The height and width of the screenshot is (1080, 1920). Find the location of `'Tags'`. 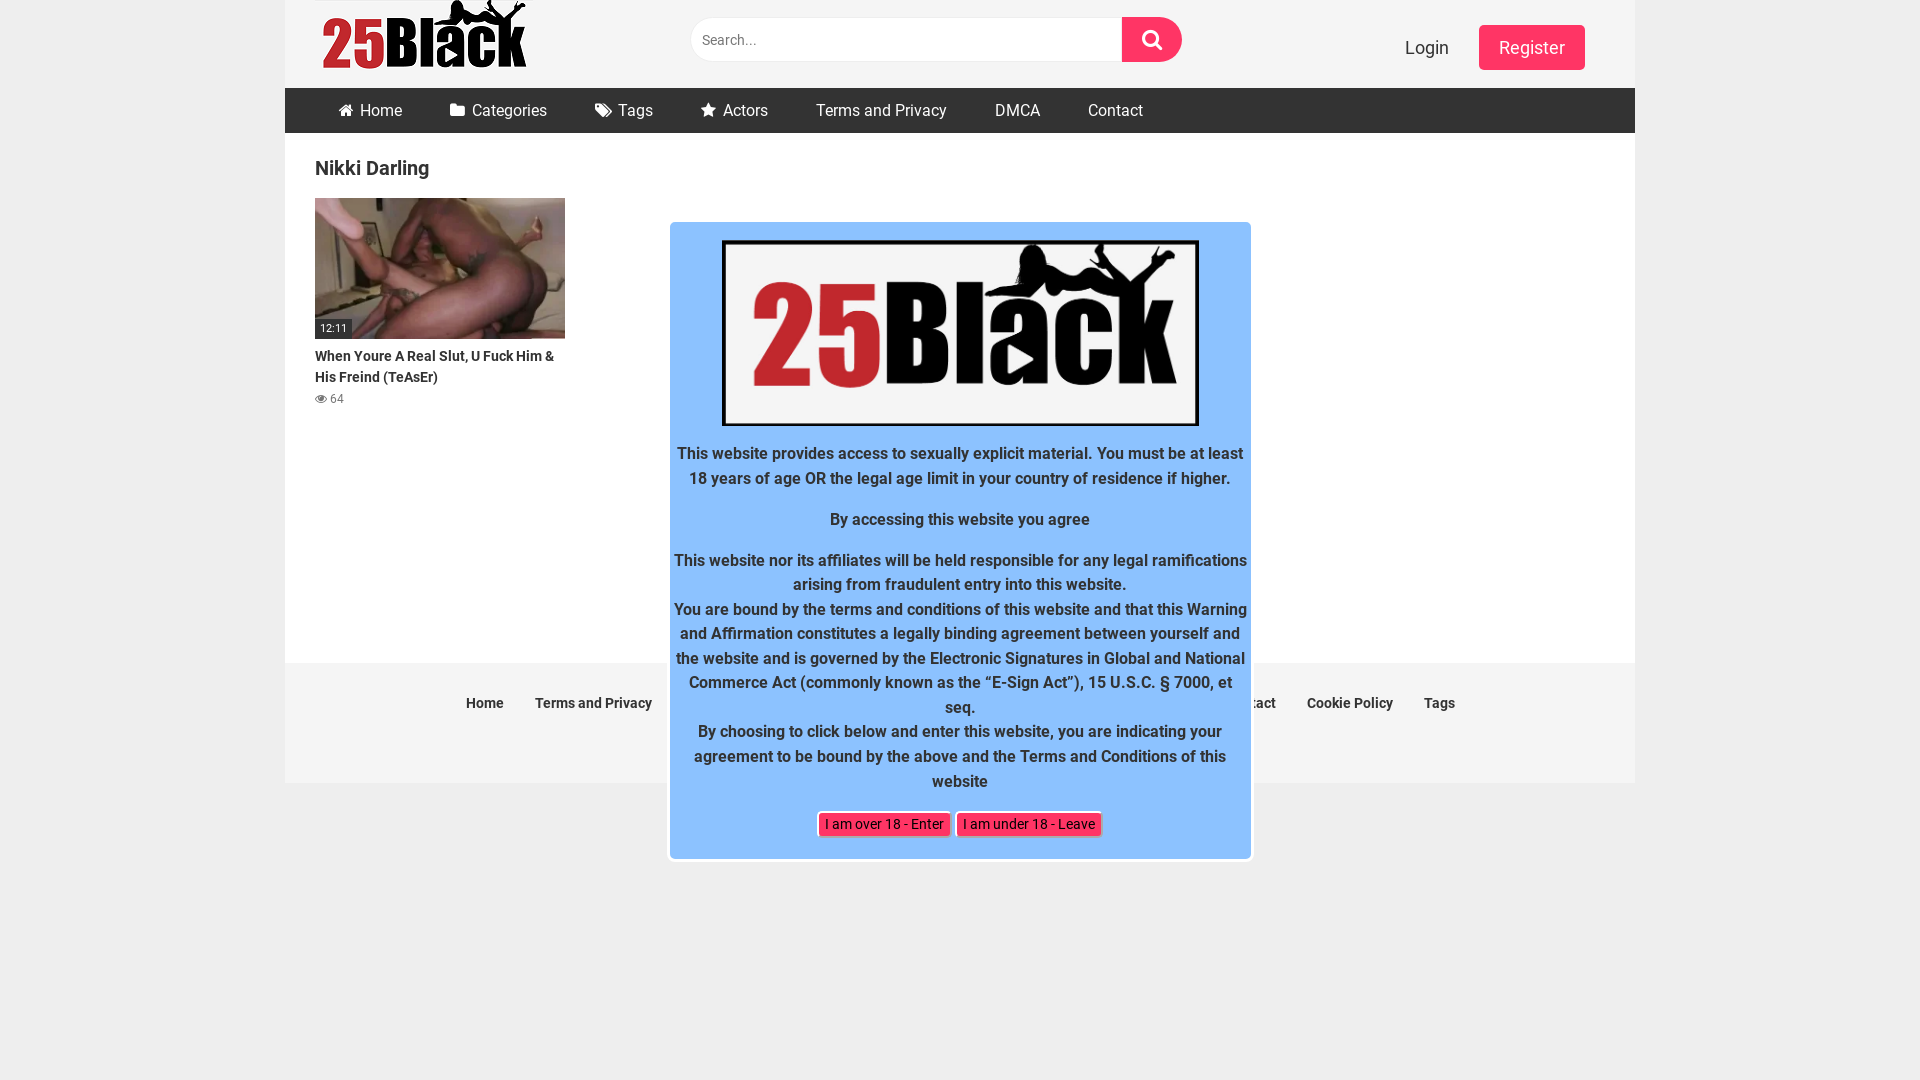

'Tags' is located at coordinates (1438, 701).